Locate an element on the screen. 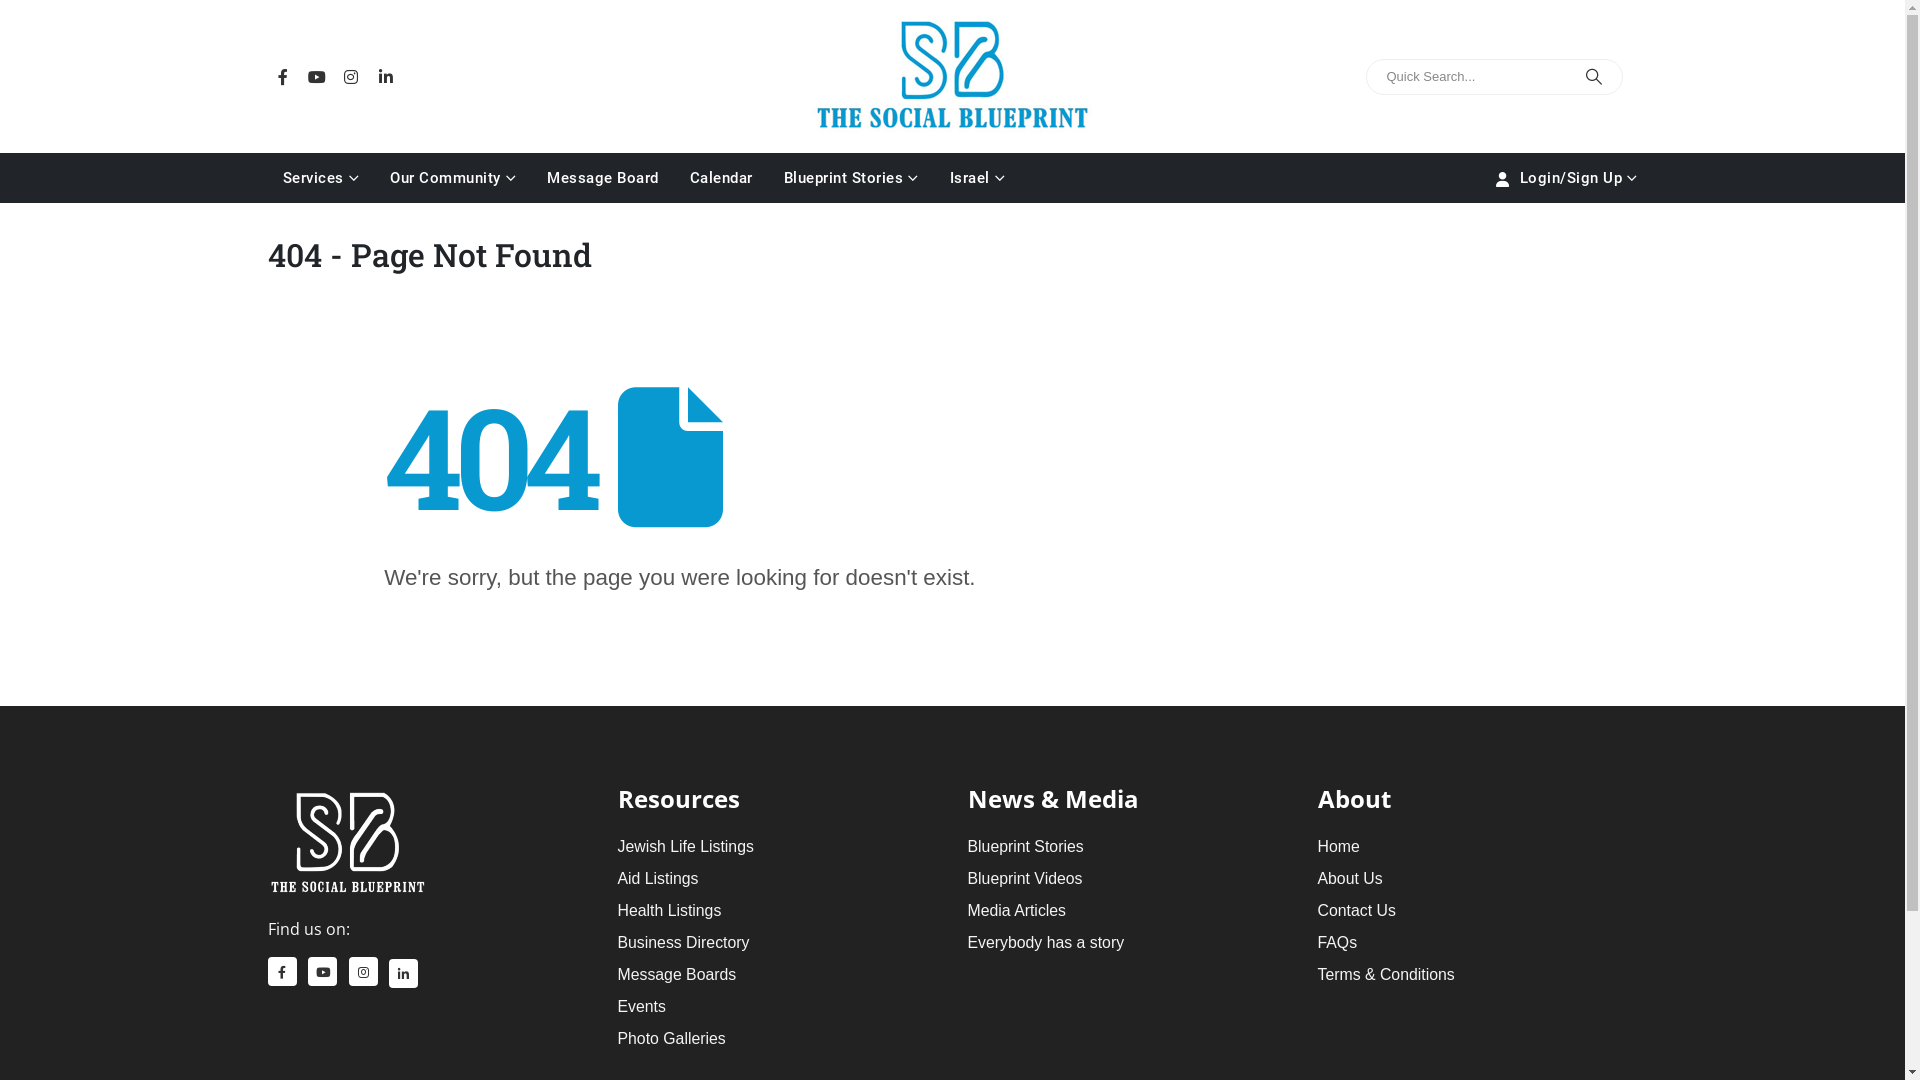 This screenshot has height=1080, width=1920. 'Media Articles' is located at coordinates (1017, 910).